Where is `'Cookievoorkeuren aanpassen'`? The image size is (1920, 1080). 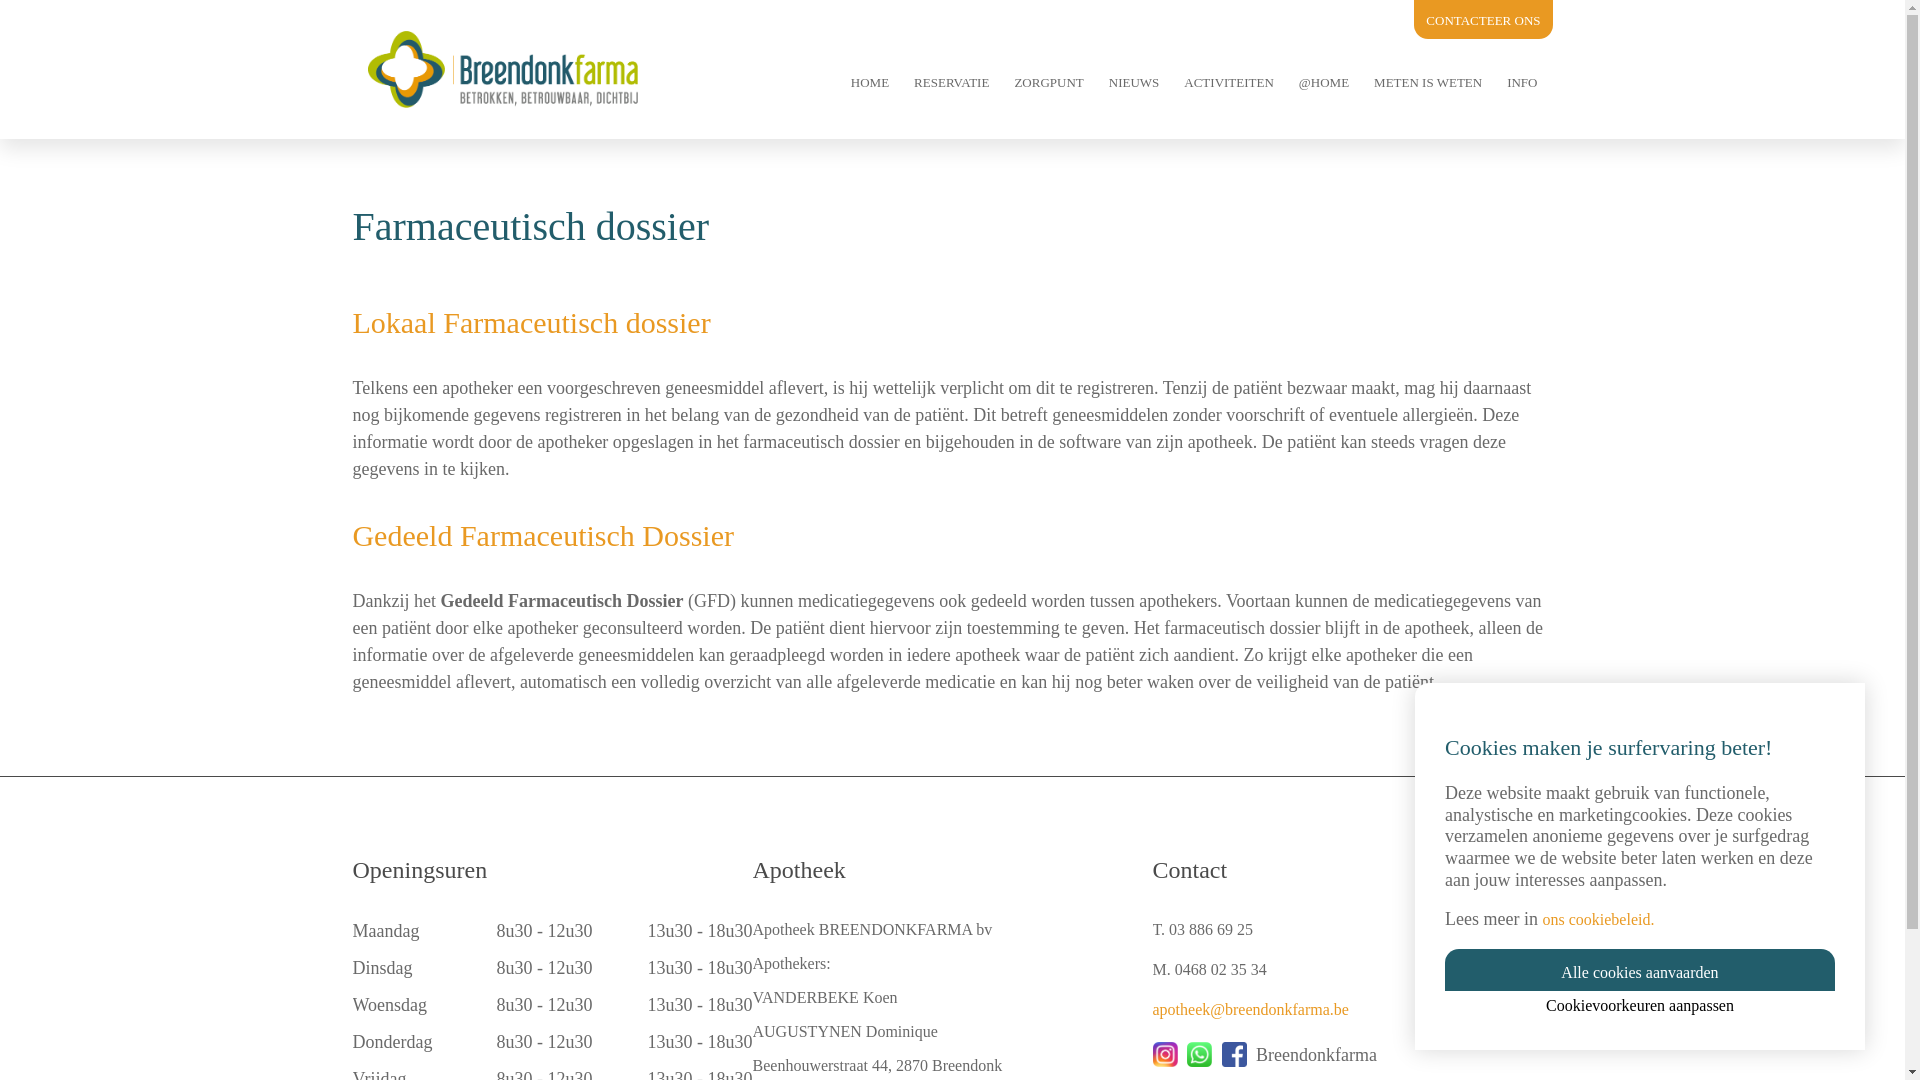
'Cookievoorkeuren aanpassen' is located at coordinates (1640, 1005).